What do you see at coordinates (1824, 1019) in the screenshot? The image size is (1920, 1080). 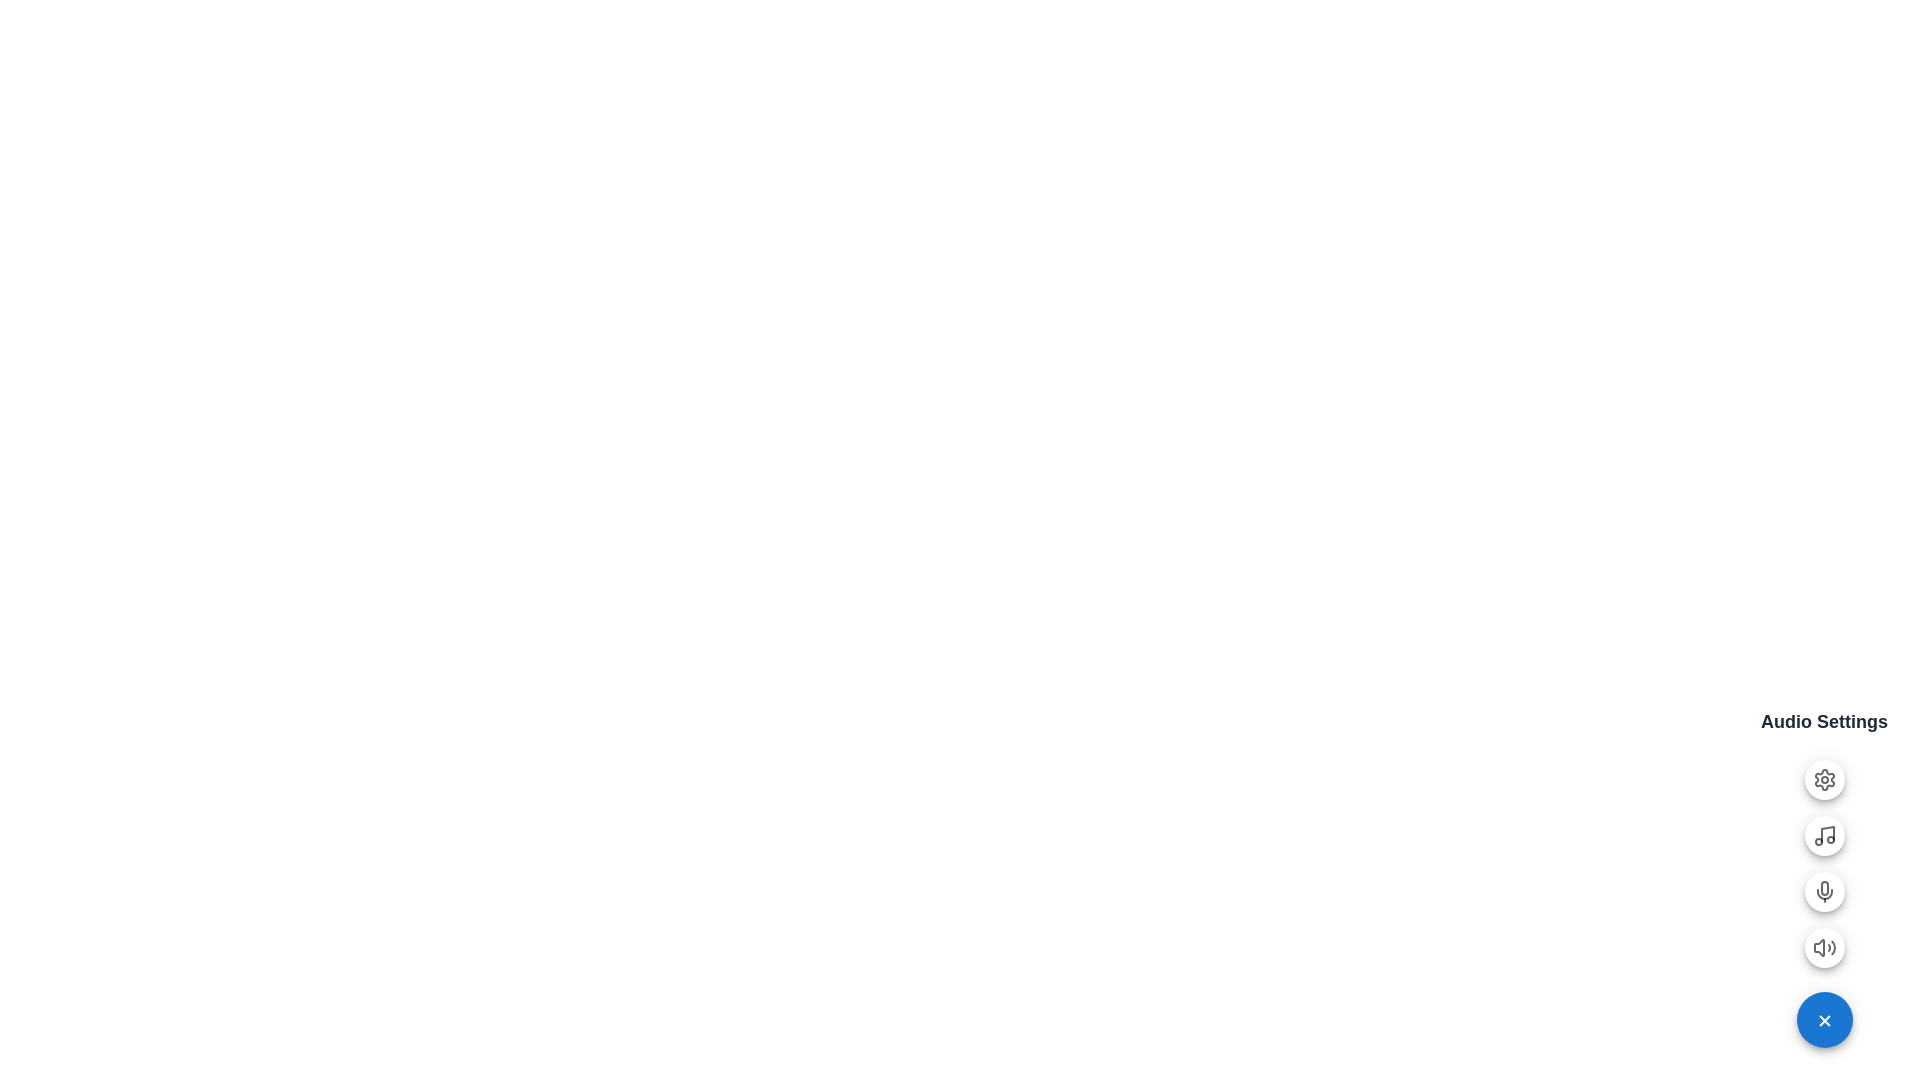 I see `the blue circular button with a white cross icon located in the bottom-right corner of the interface` at bounding box center [1824, 1019].